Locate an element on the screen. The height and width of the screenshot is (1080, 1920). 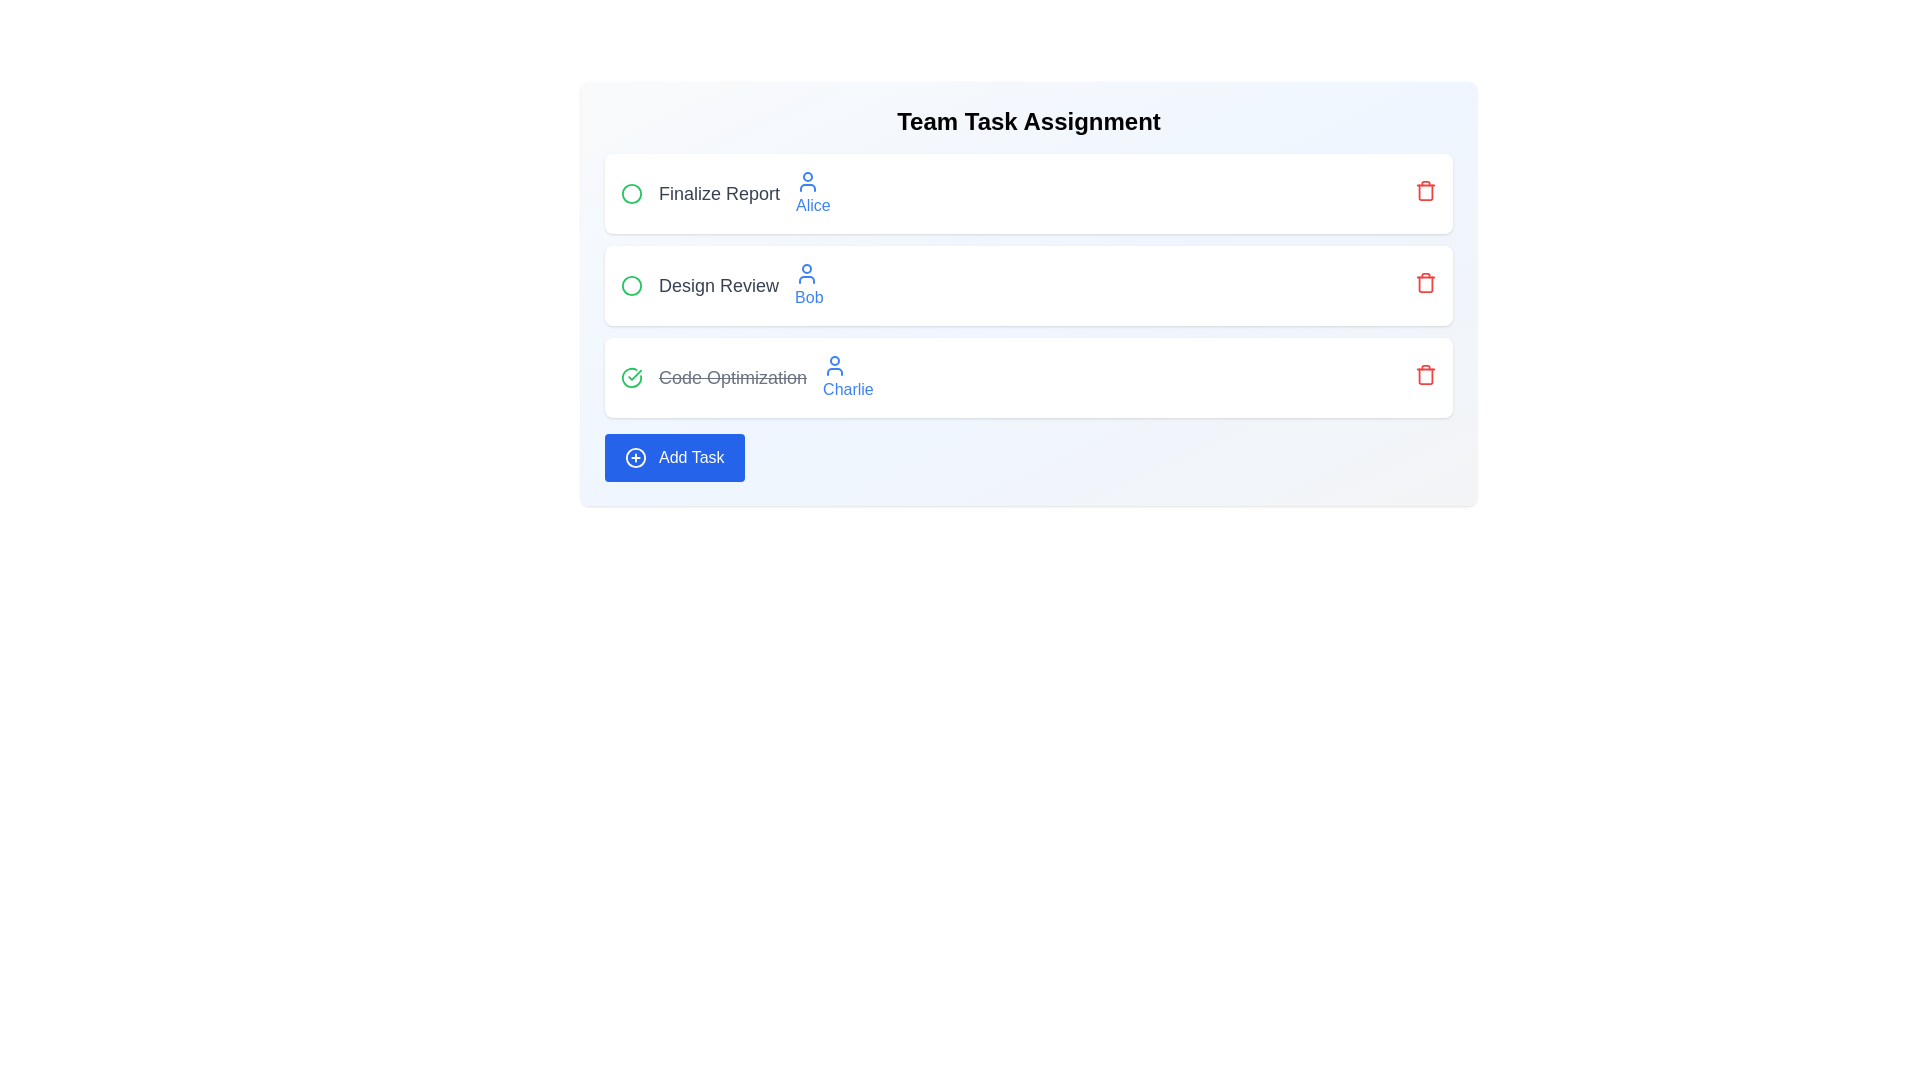
the trash icon to remove the task Design Review is located at coordinates (1424, 282).